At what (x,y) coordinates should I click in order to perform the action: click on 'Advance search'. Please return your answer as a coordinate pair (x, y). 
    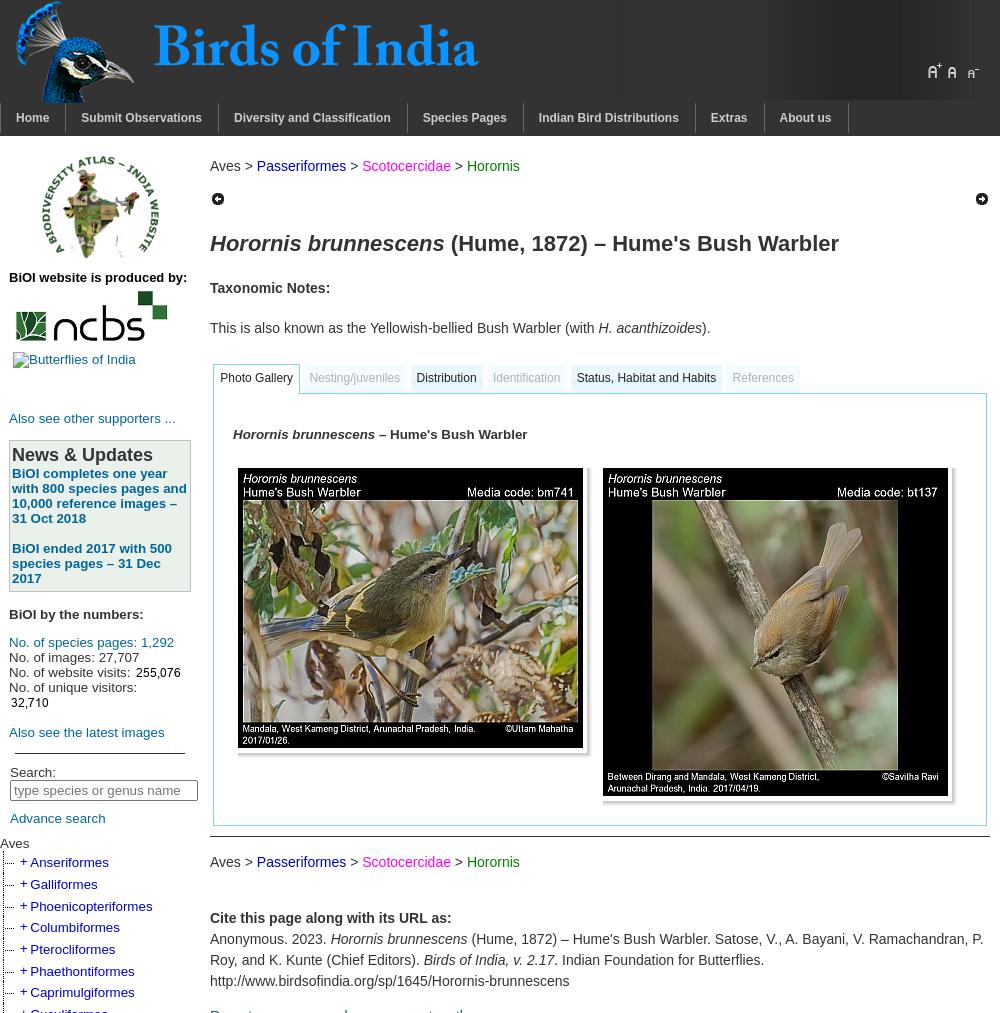
    Looking at the image, I should click on (10, 817).